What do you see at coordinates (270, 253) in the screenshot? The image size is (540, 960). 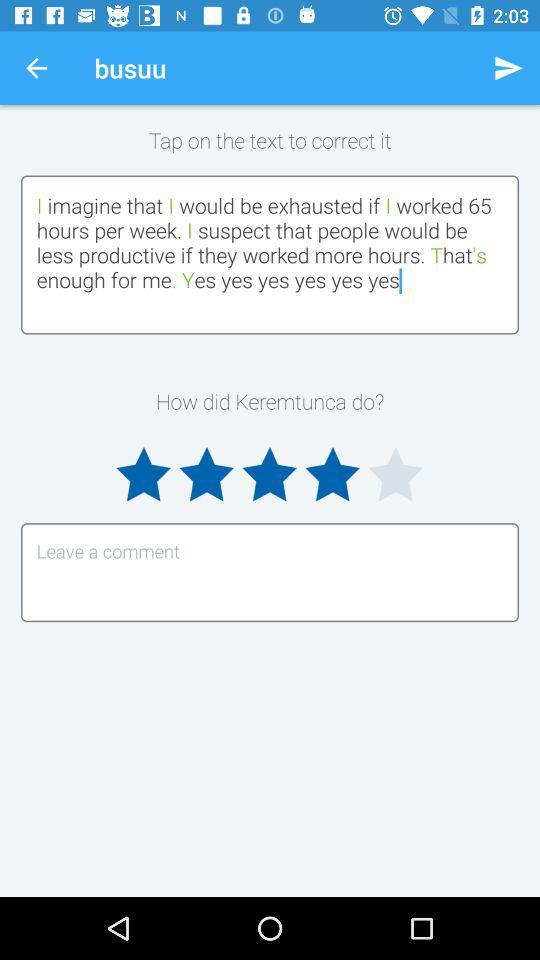 I see `icon below tap on the item` at bounding box center [270, 253].